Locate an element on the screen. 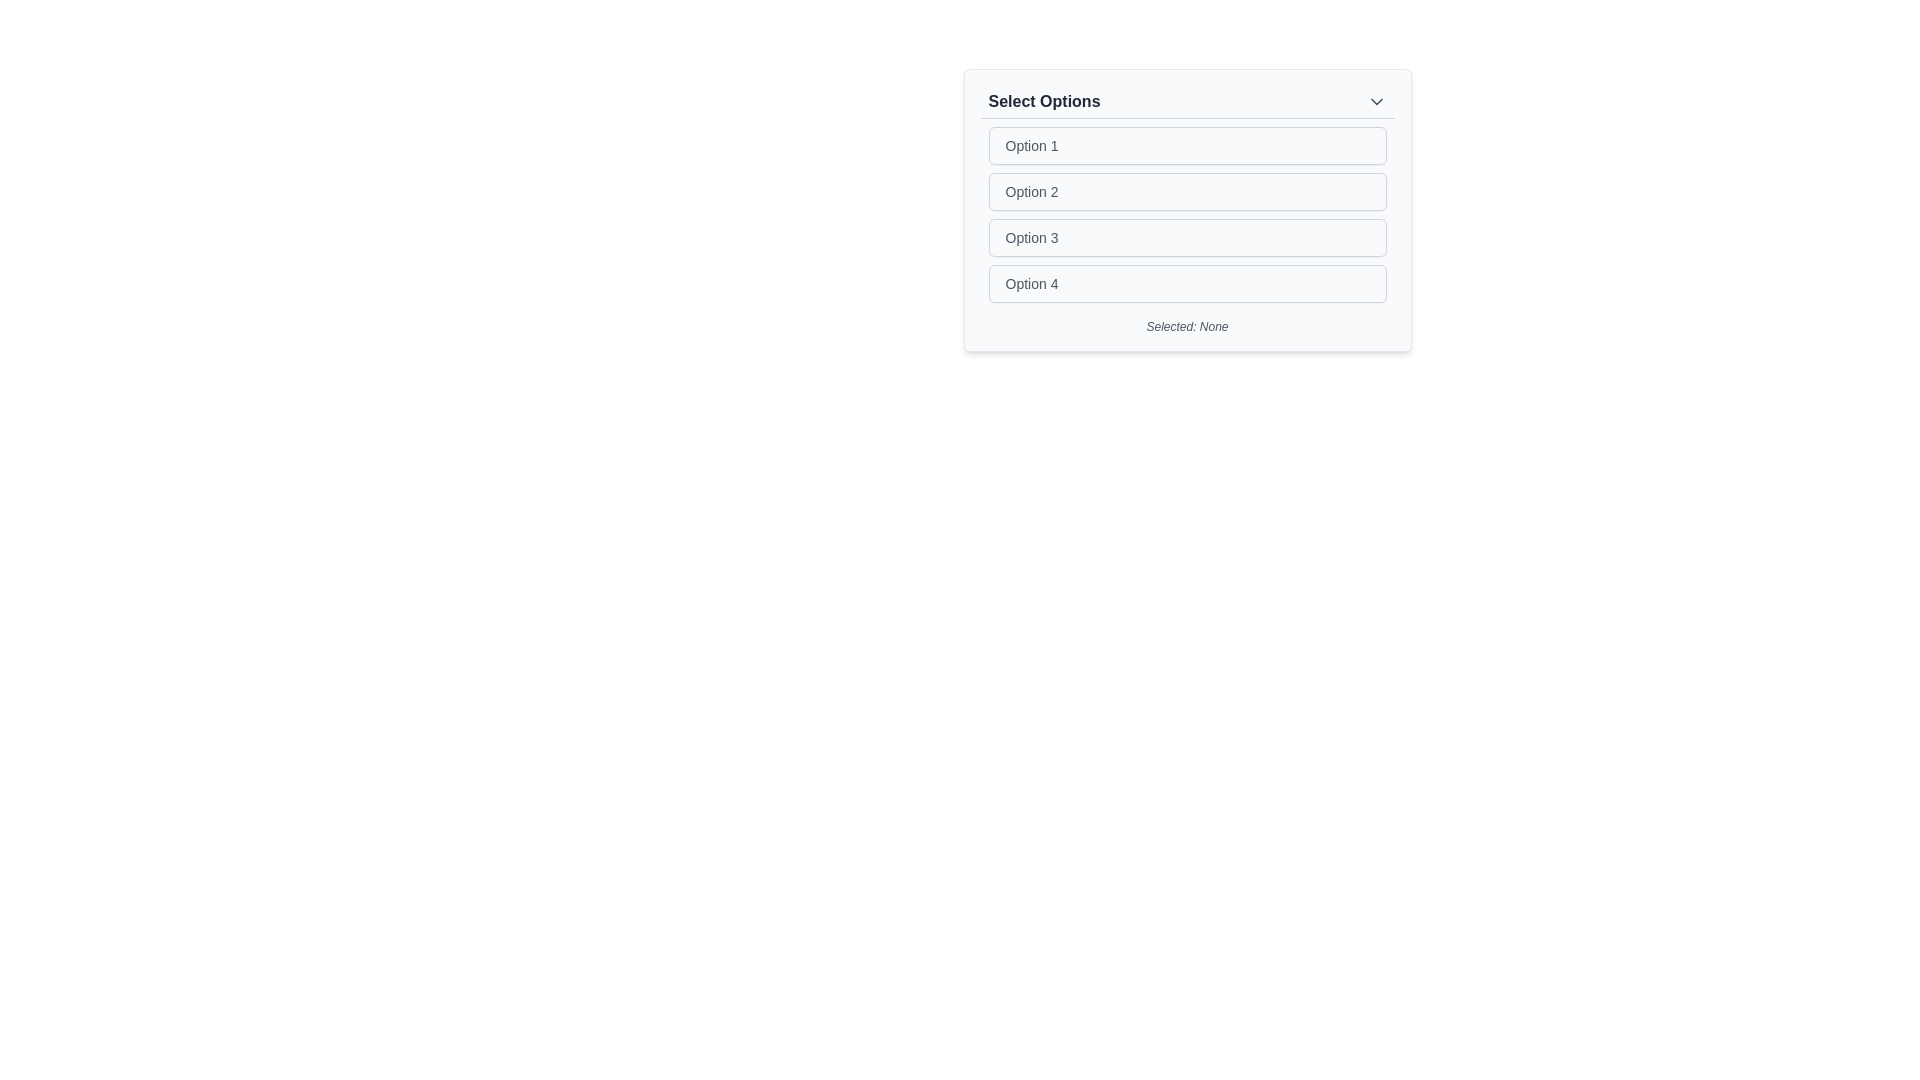  the text label displaying 'Option 4', which is styled to suggest a selectable button within the 'Select Options' dropdown list is located at coordinates (1032, 284).